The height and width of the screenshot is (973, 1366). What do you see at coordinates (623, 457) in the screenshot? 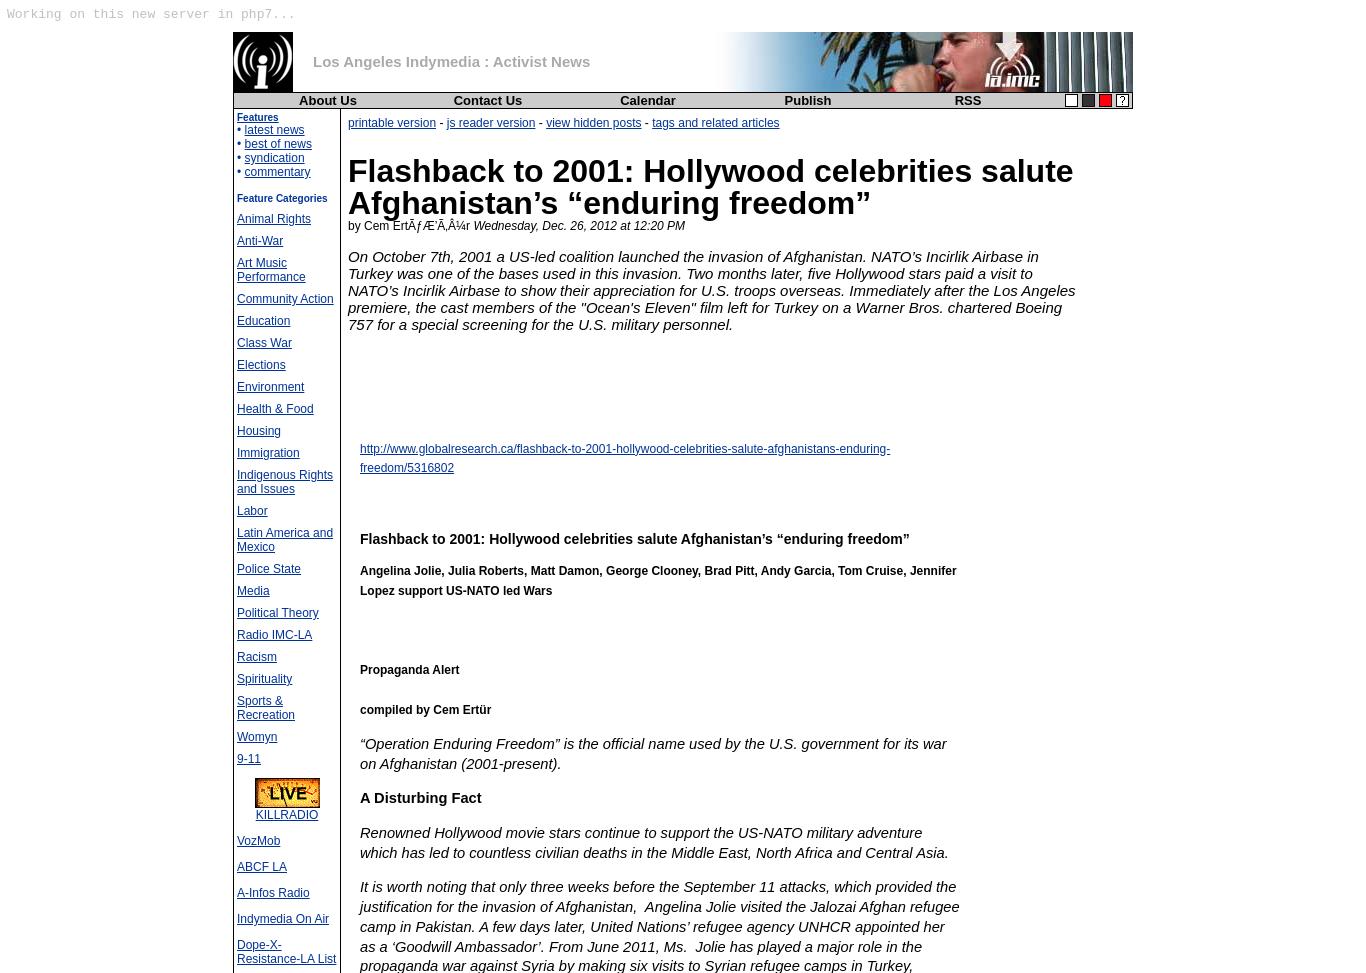
I see `'http://www.globalresearch.ca/flashback-to-2001-hollywood-celebrities-salute-afghanistans-enduring-freedom/5316802'` at bounding box center [623, 457].